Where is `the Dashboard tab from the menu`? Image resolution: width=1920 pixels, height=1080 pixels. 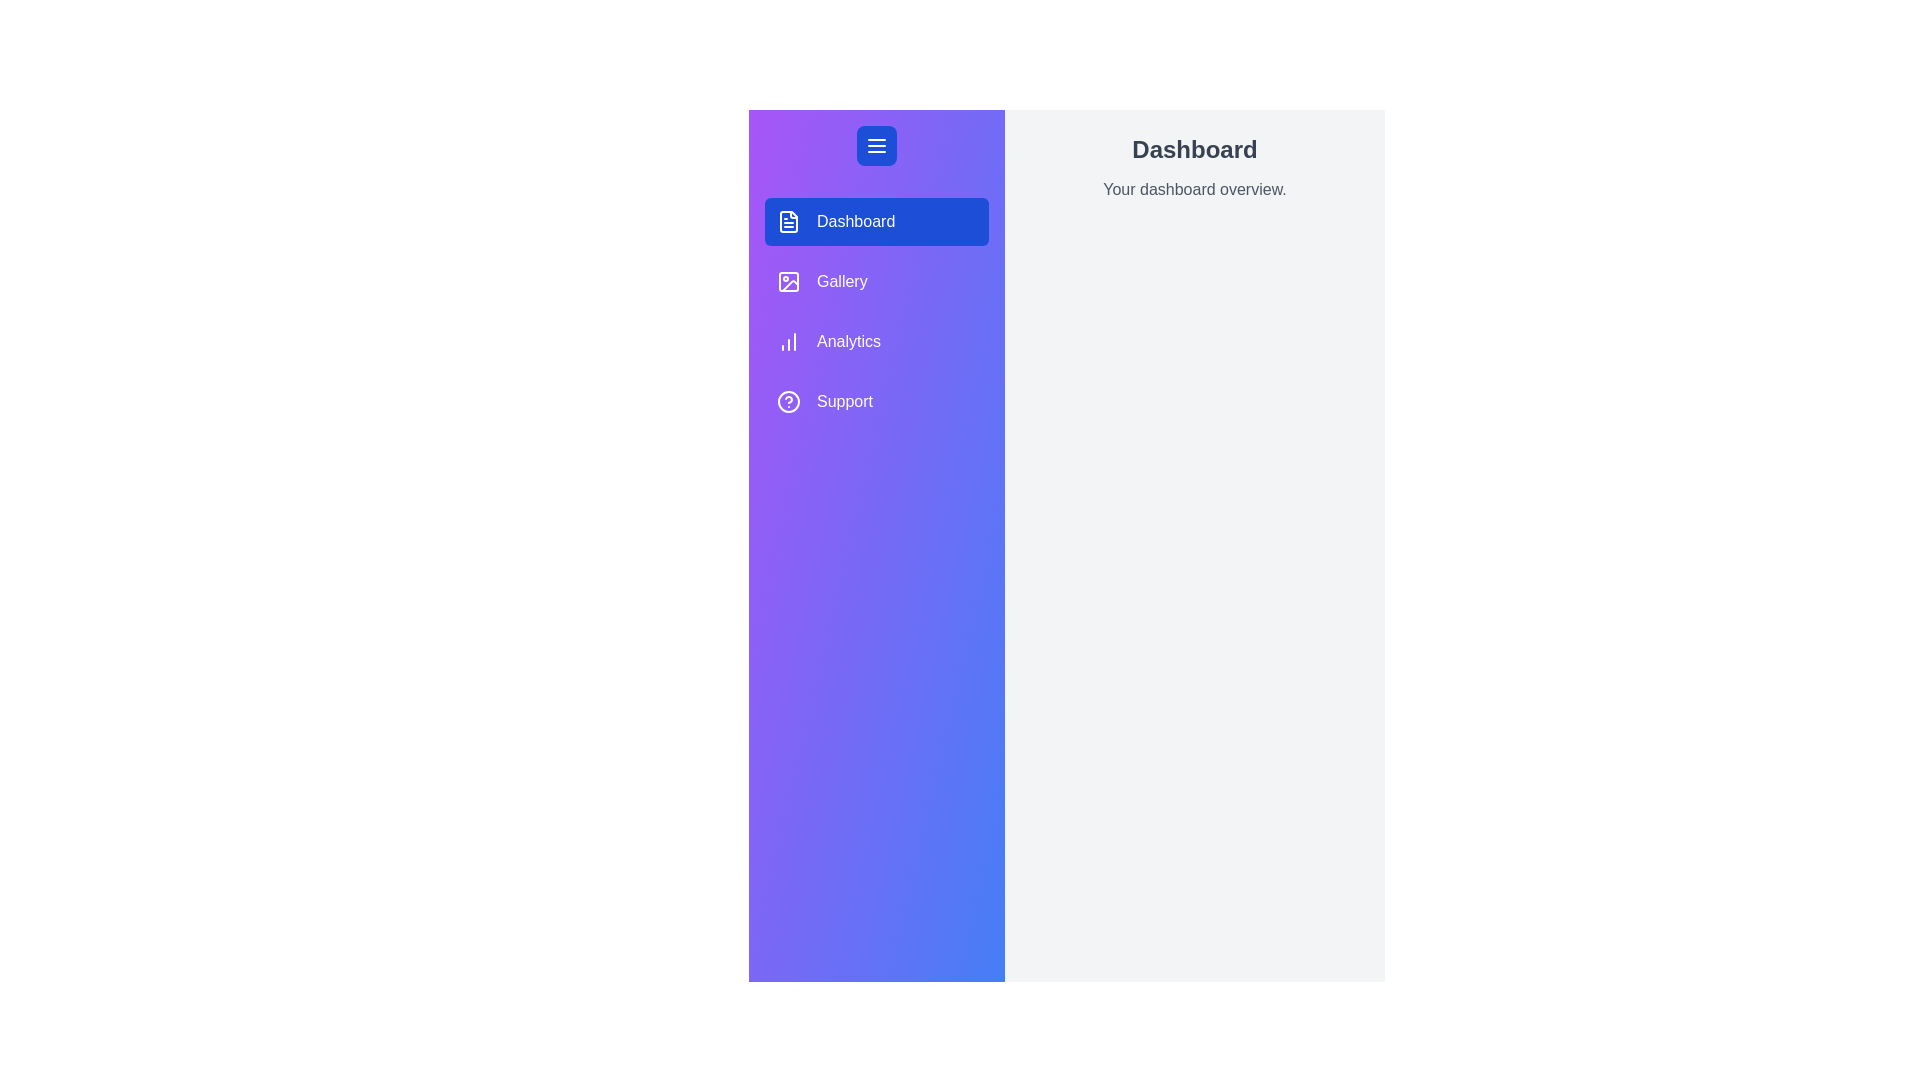
the Dashboard tab from the menu is located at coordinates (877, 222).